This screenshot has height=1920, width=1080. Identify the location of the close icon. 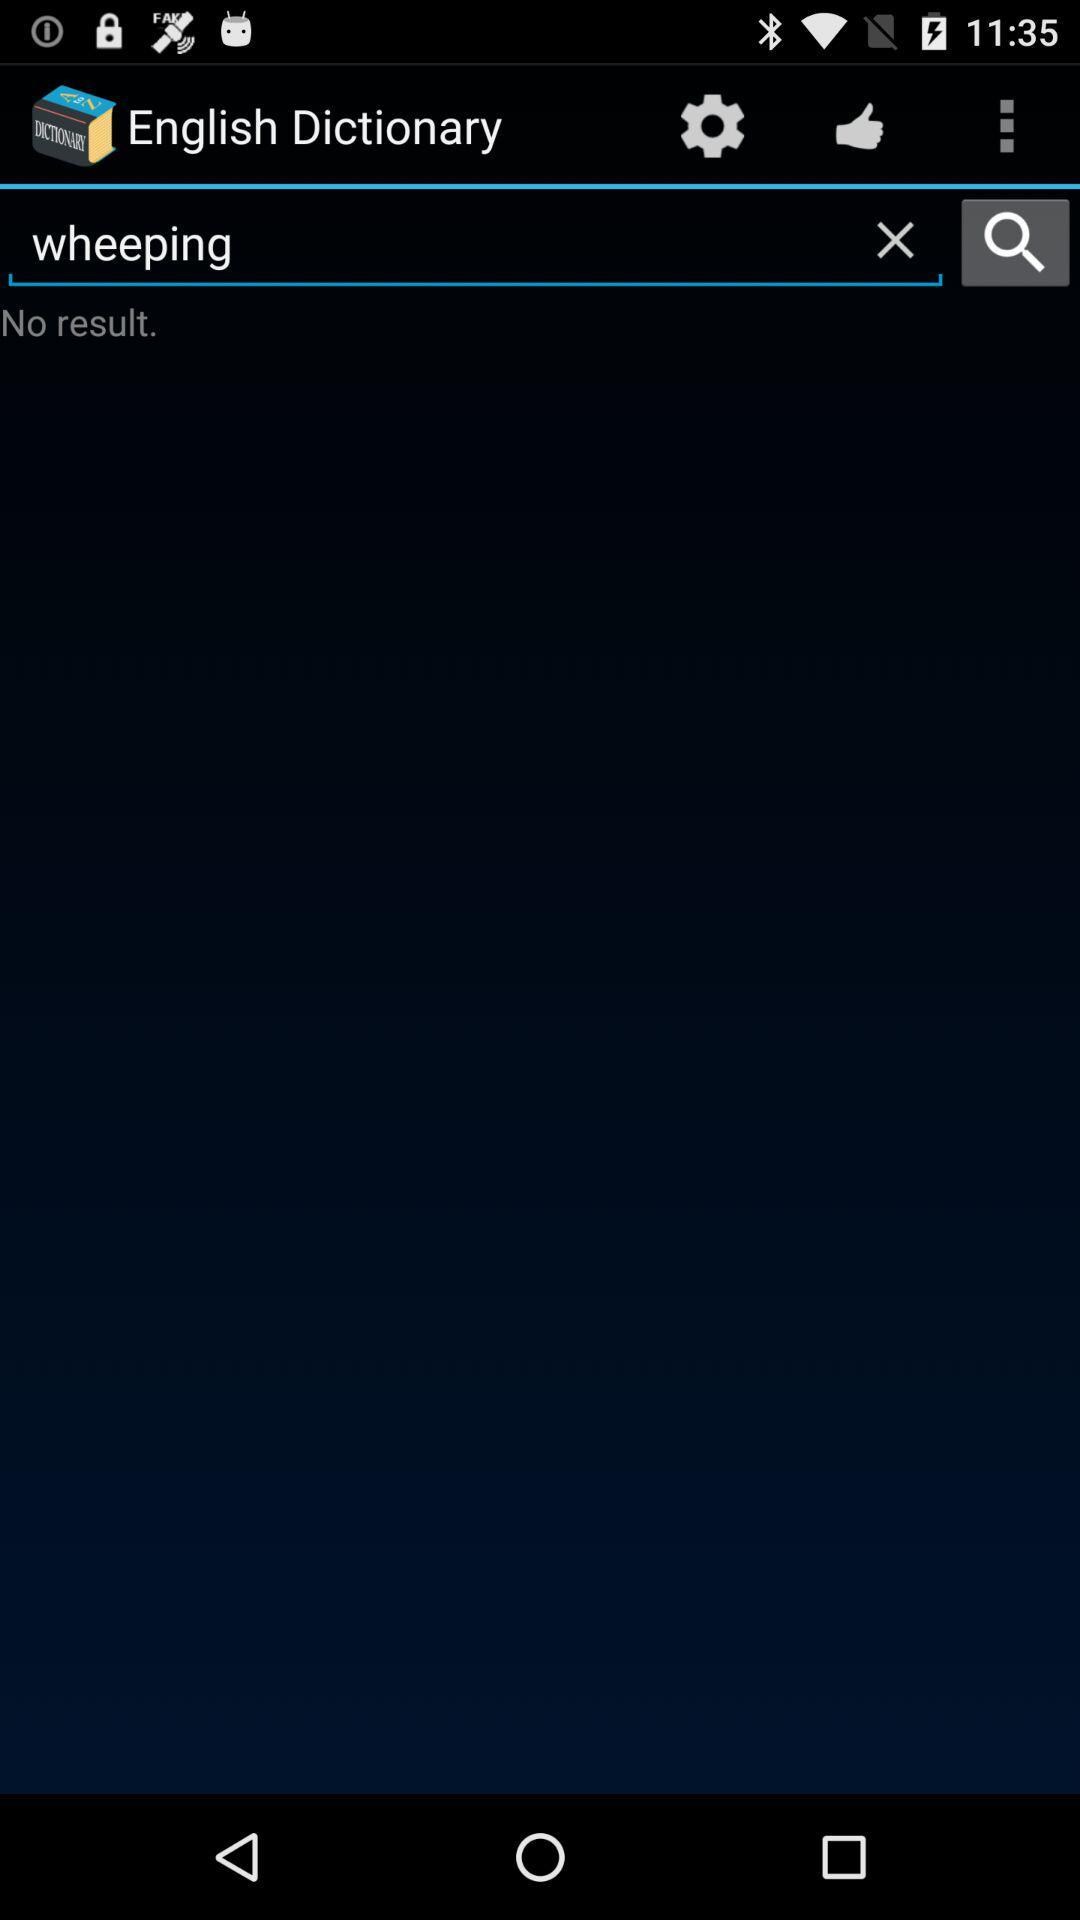
(894, 255).